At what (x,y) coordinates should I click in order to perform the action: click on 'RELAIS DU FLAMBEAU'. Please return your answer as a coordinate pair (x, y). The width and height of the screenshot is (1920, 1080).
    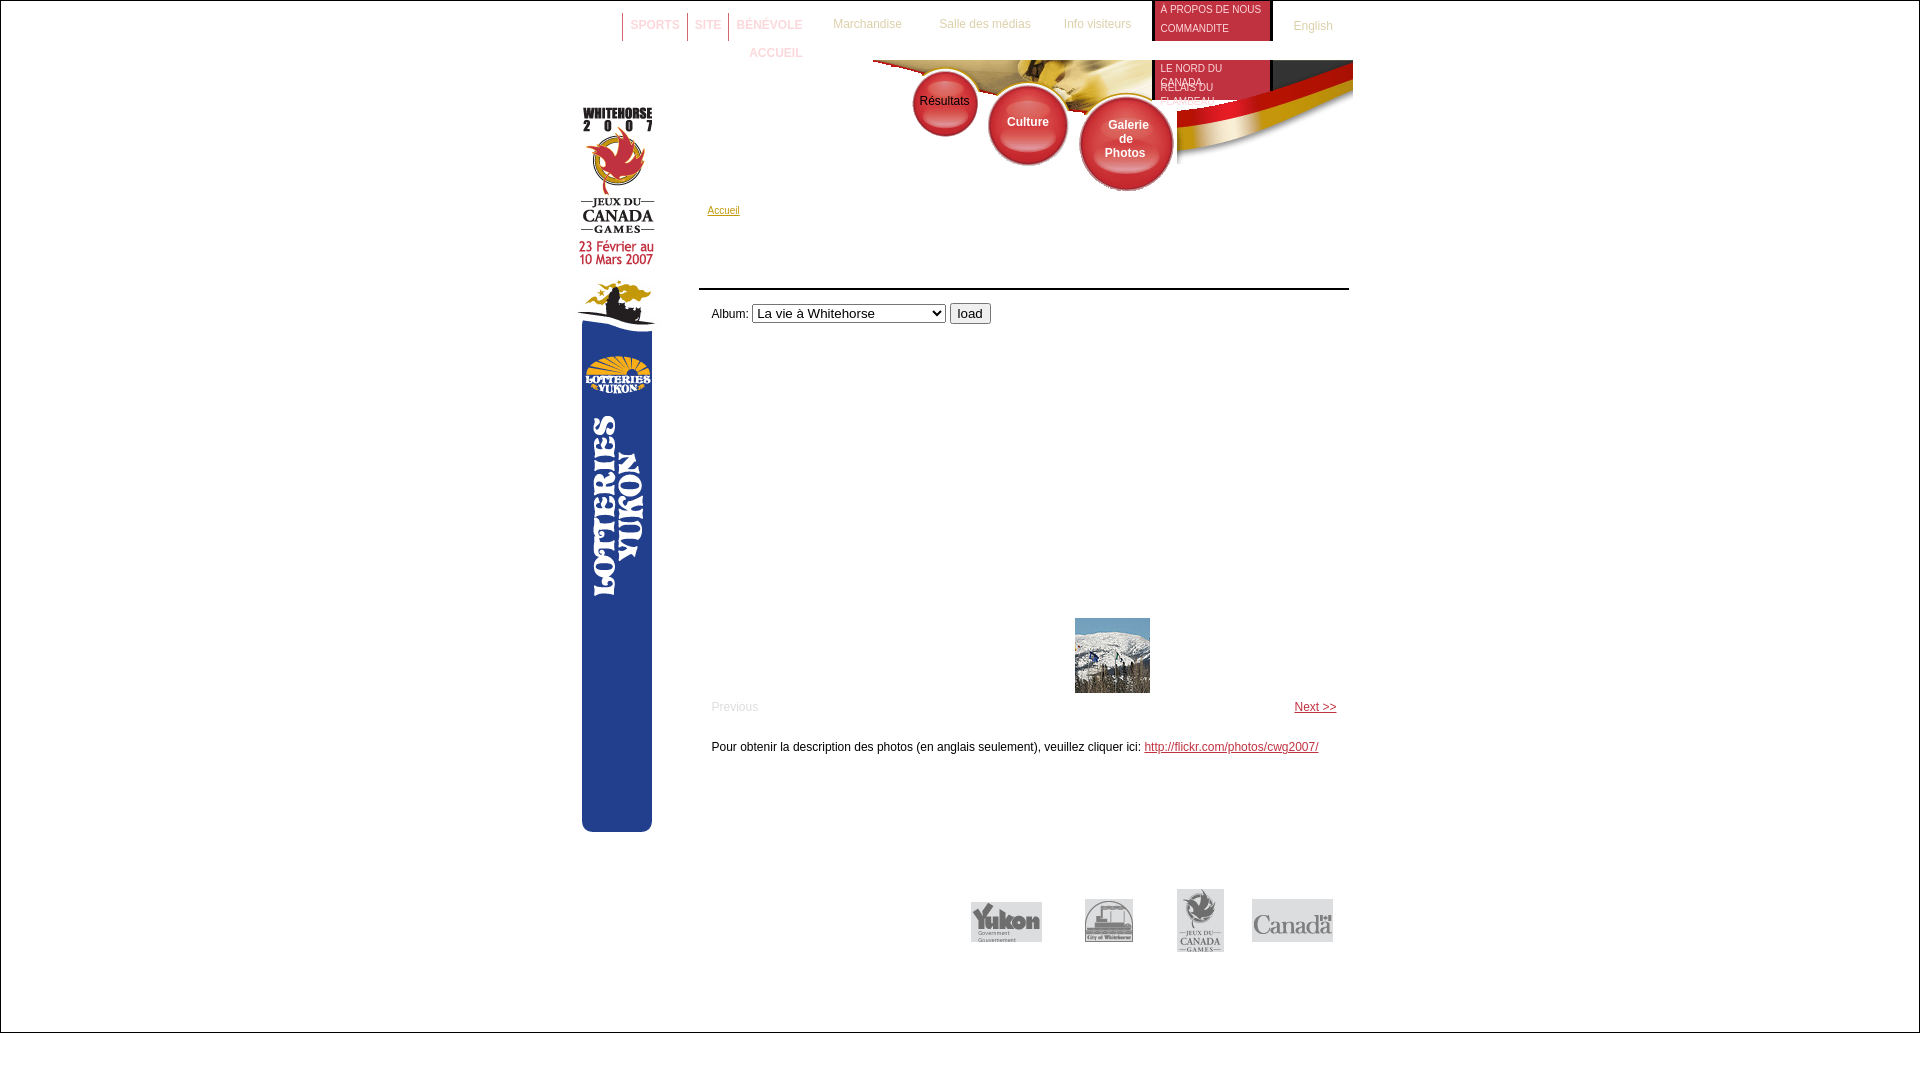
    Looking at the image, I should click on (1210, 86).